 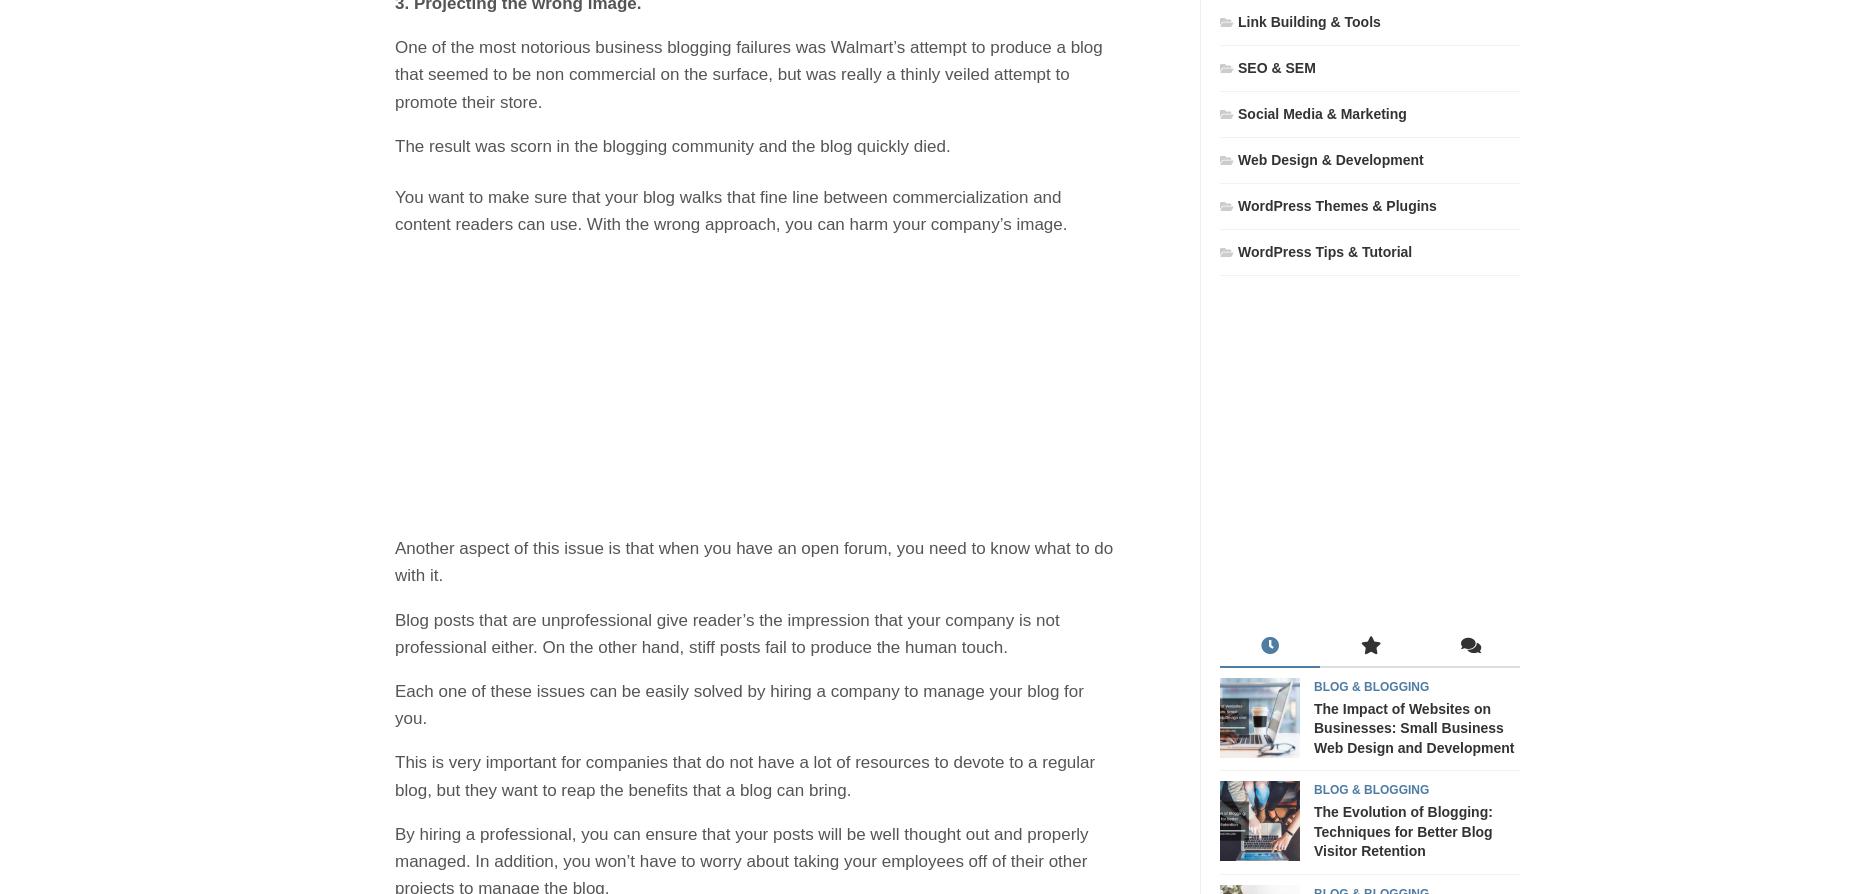 What do you see at coordinates (1403, 829) in the screenshot?
I see `'The Evolution of Blogging: Techniques for Better Blog Visitor Retention'` at bounding box center [1403, 829].